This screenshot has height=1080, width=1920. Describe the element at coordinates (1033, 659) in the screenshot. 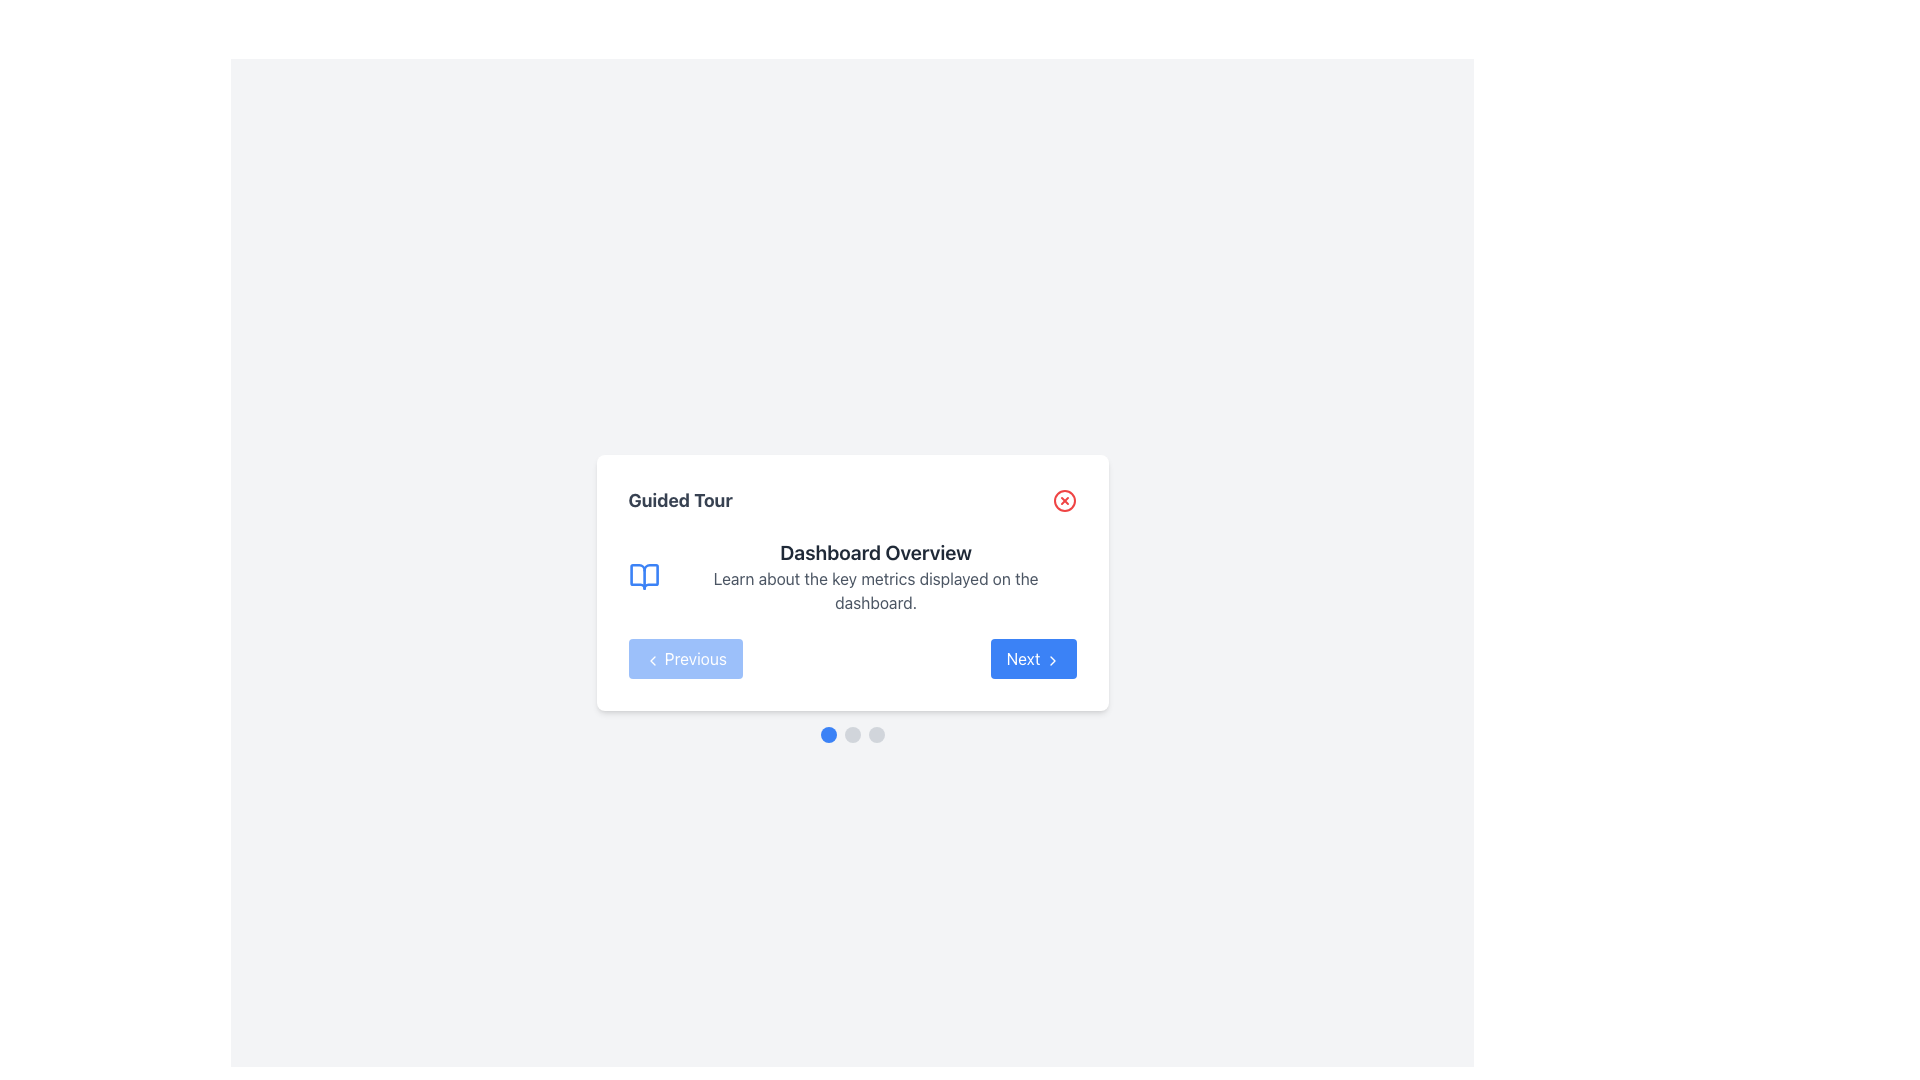

I see `the 'Next' button located in the bottom-right corner of the navigation buttons within the guided tour panel` at that location.